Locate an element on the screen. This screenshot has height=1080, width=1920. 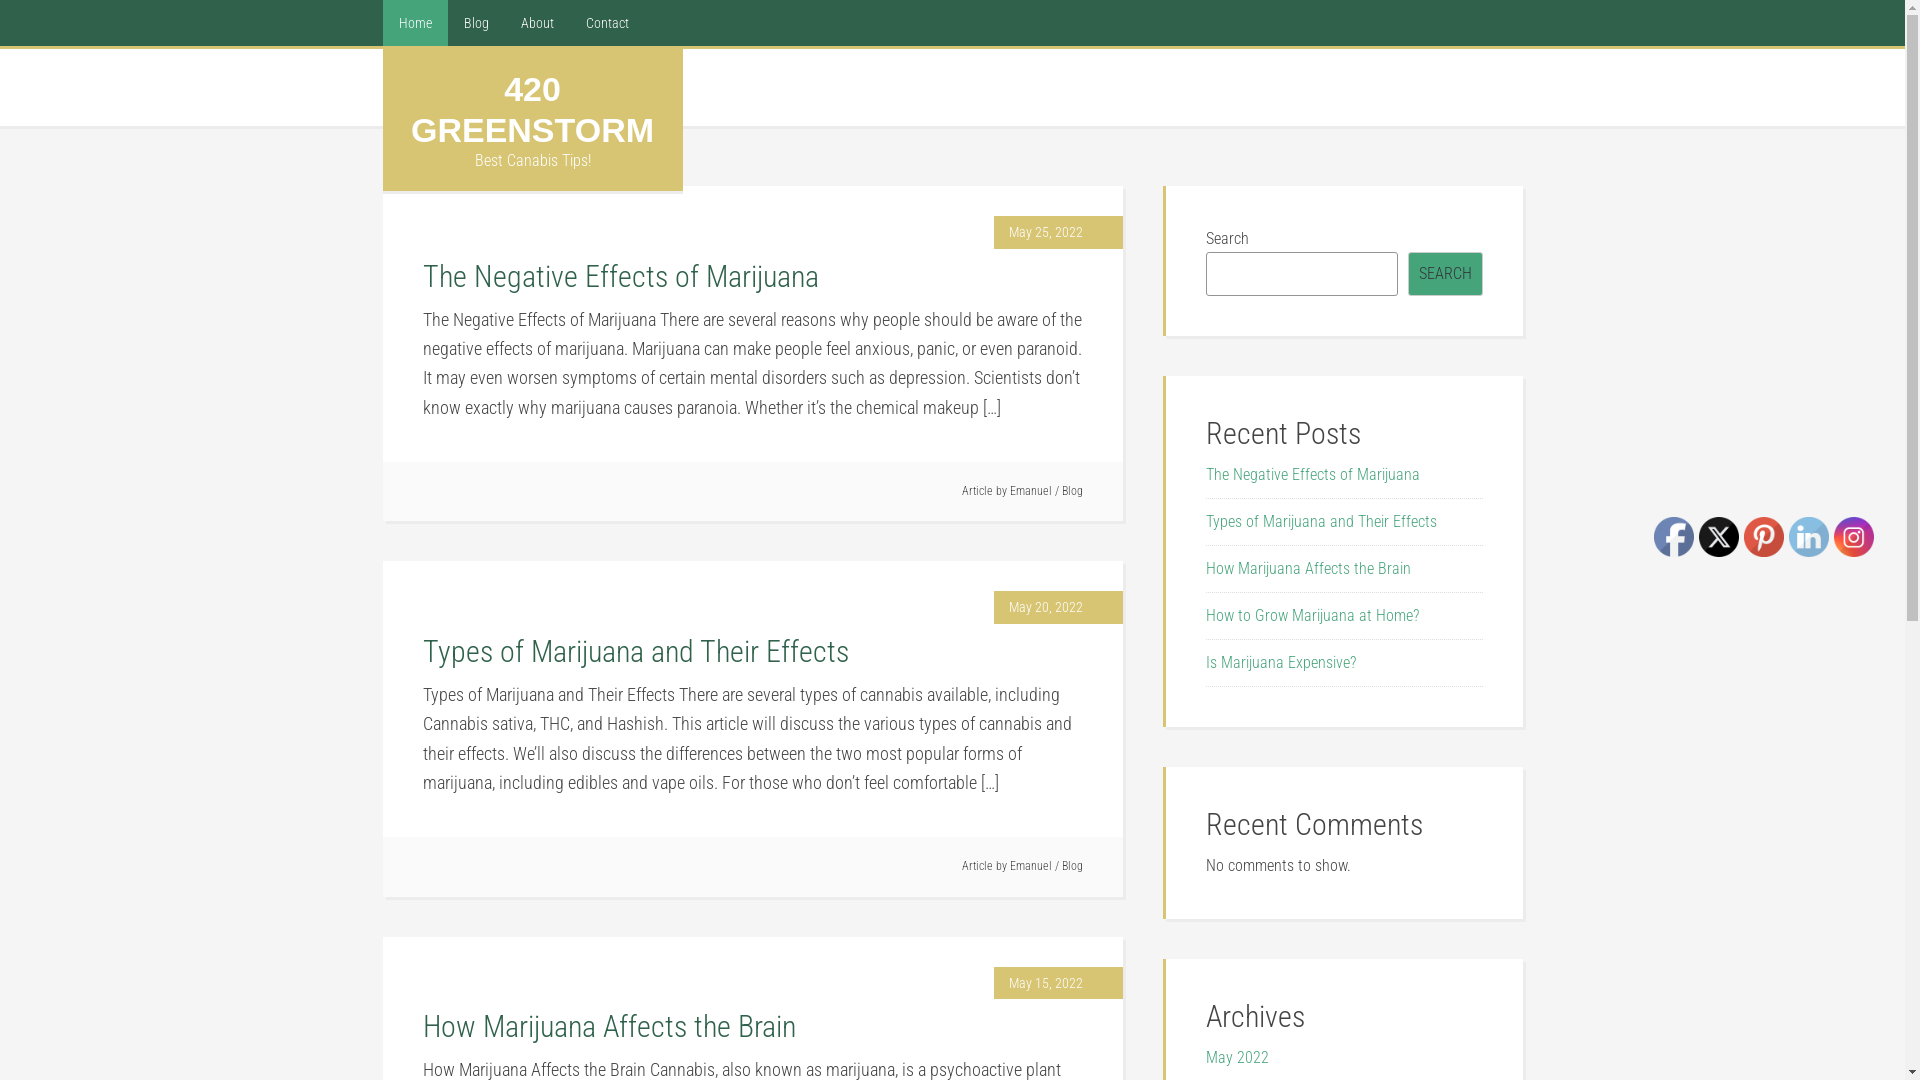
'LinkedIn' is located at coordinates (1789, 535).